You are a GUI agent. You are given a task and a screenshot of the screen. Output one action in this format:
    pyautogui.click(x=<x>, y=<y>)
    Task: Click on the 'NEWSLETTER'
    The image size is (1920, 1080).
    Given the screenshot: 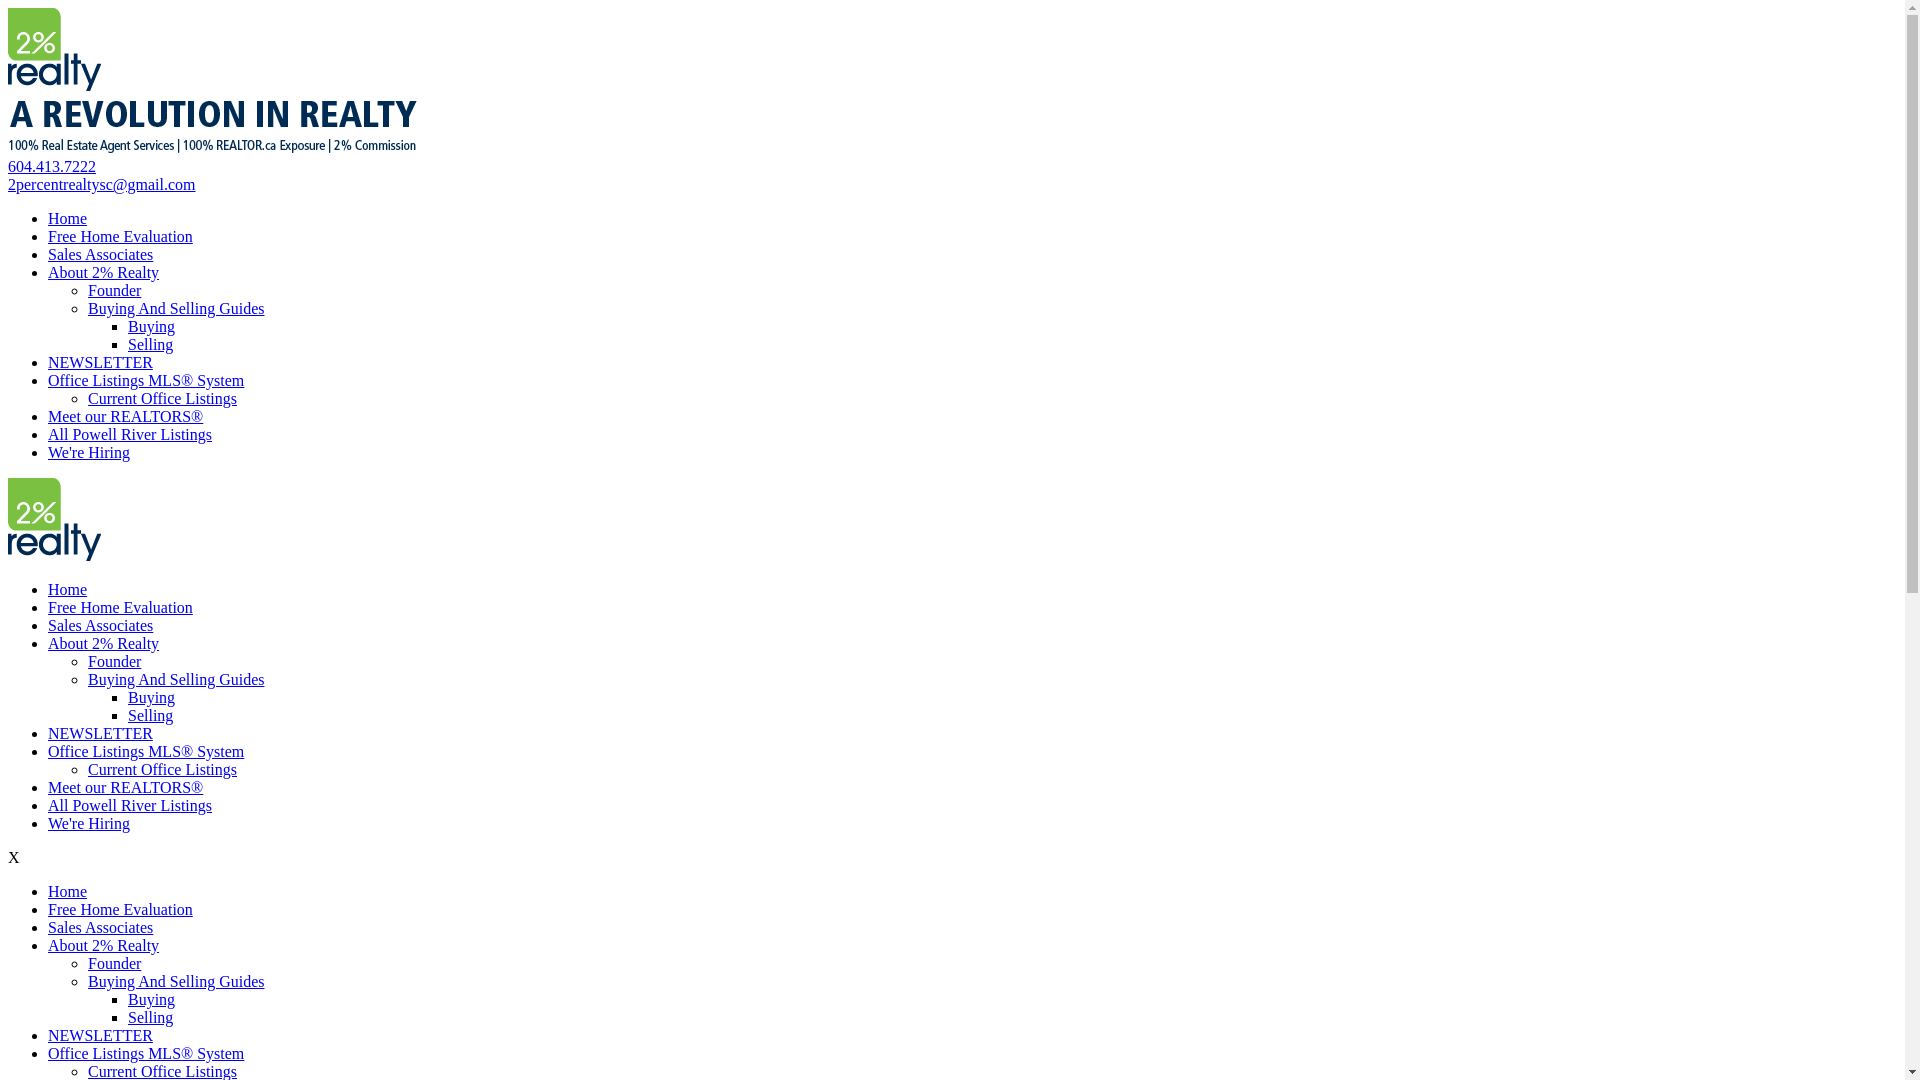 What is the action you would take?
    pyautogui.click(x=99, y=1035)
    